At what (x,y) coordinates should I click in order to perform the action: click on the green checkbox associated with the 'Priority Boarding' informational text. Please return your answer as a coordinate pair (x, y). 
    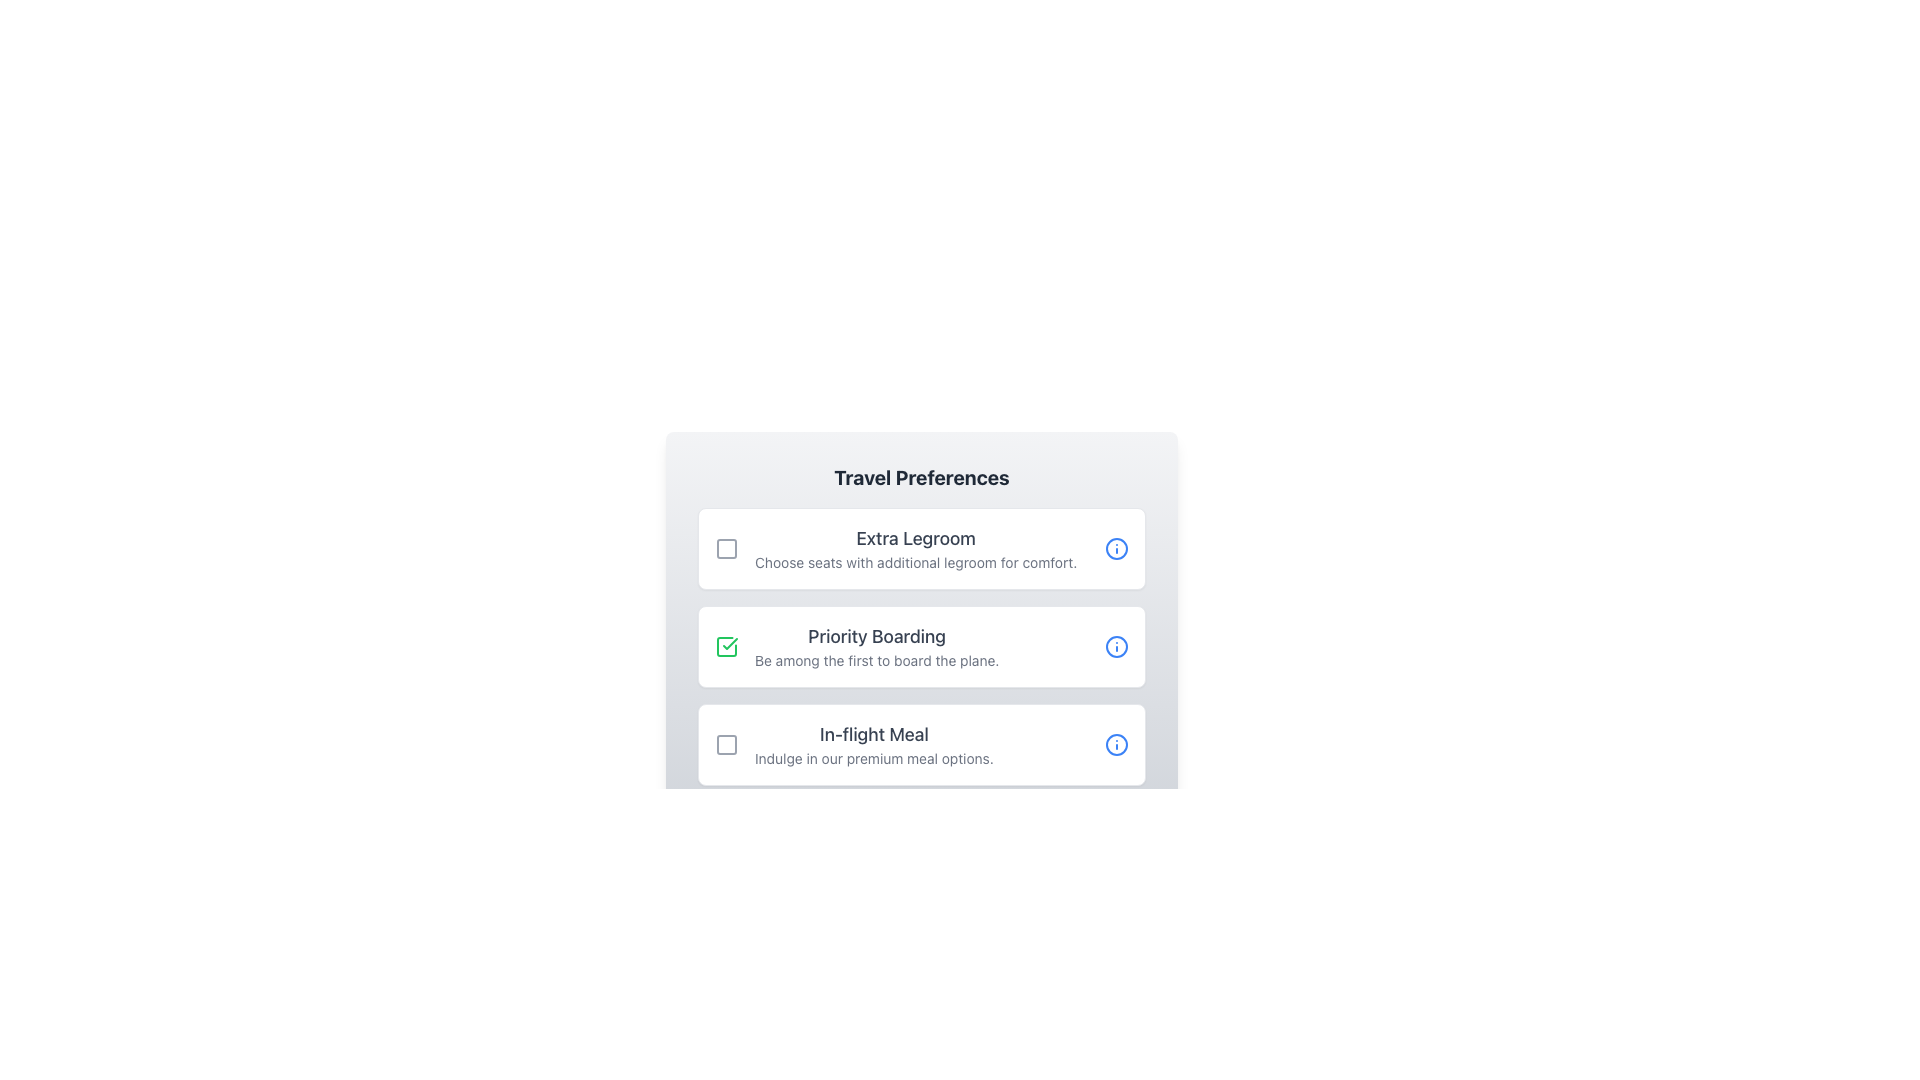
    Looking at the image, I should click on (857, 647).